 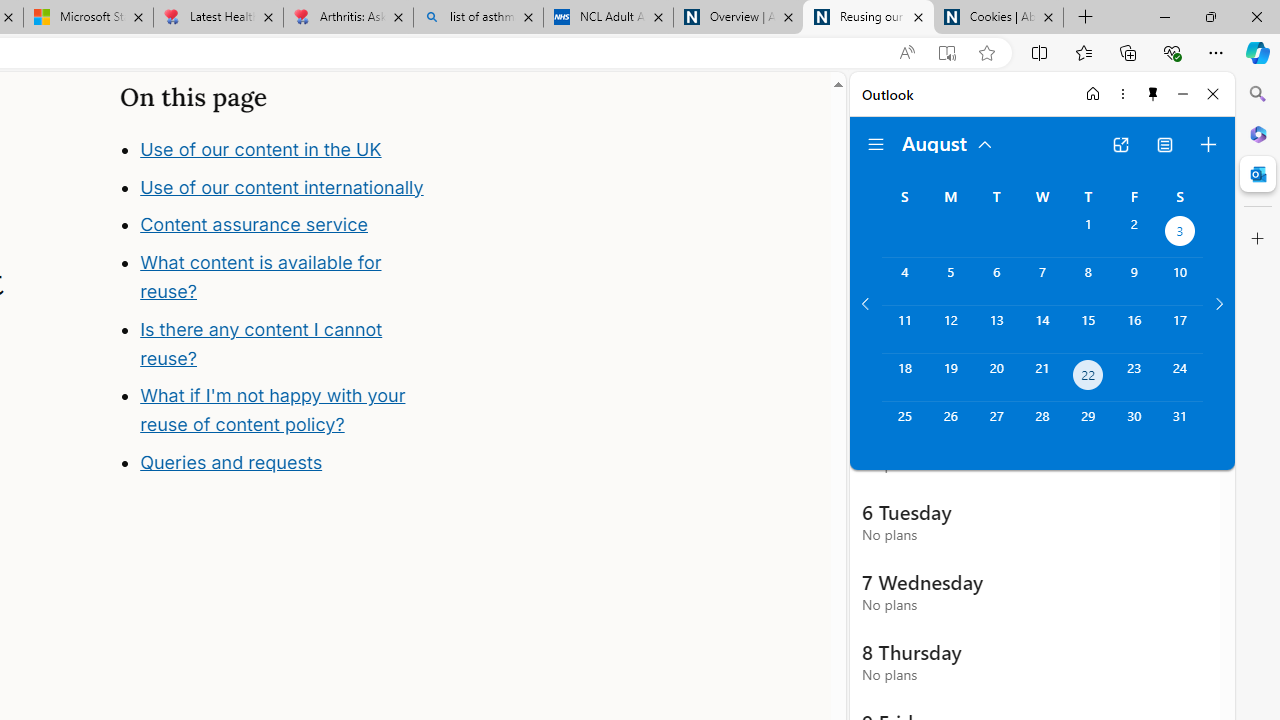 I want to click on 'Monday, August 26, 2024. ', so click(x=949, y=424).